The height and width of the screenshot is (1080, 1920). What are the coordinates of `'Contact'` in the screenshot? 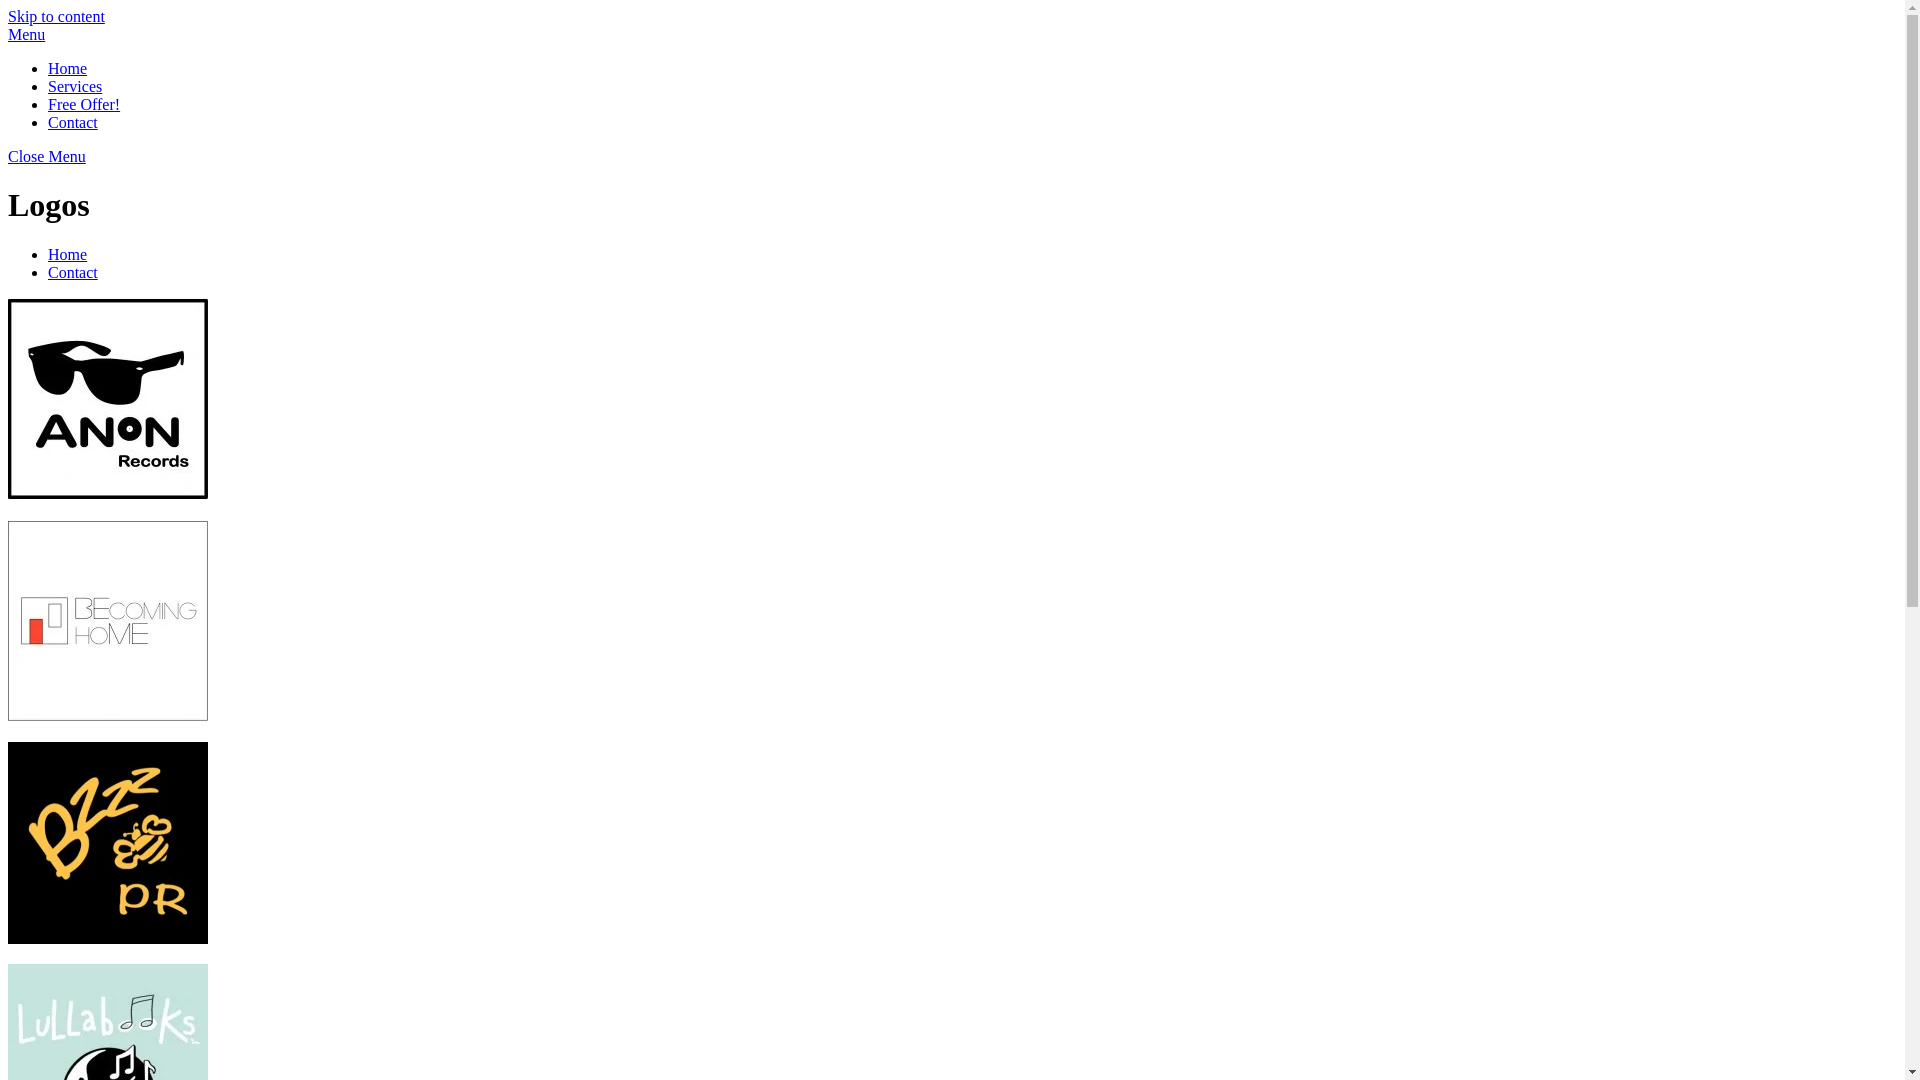 It's located at (72, 272).